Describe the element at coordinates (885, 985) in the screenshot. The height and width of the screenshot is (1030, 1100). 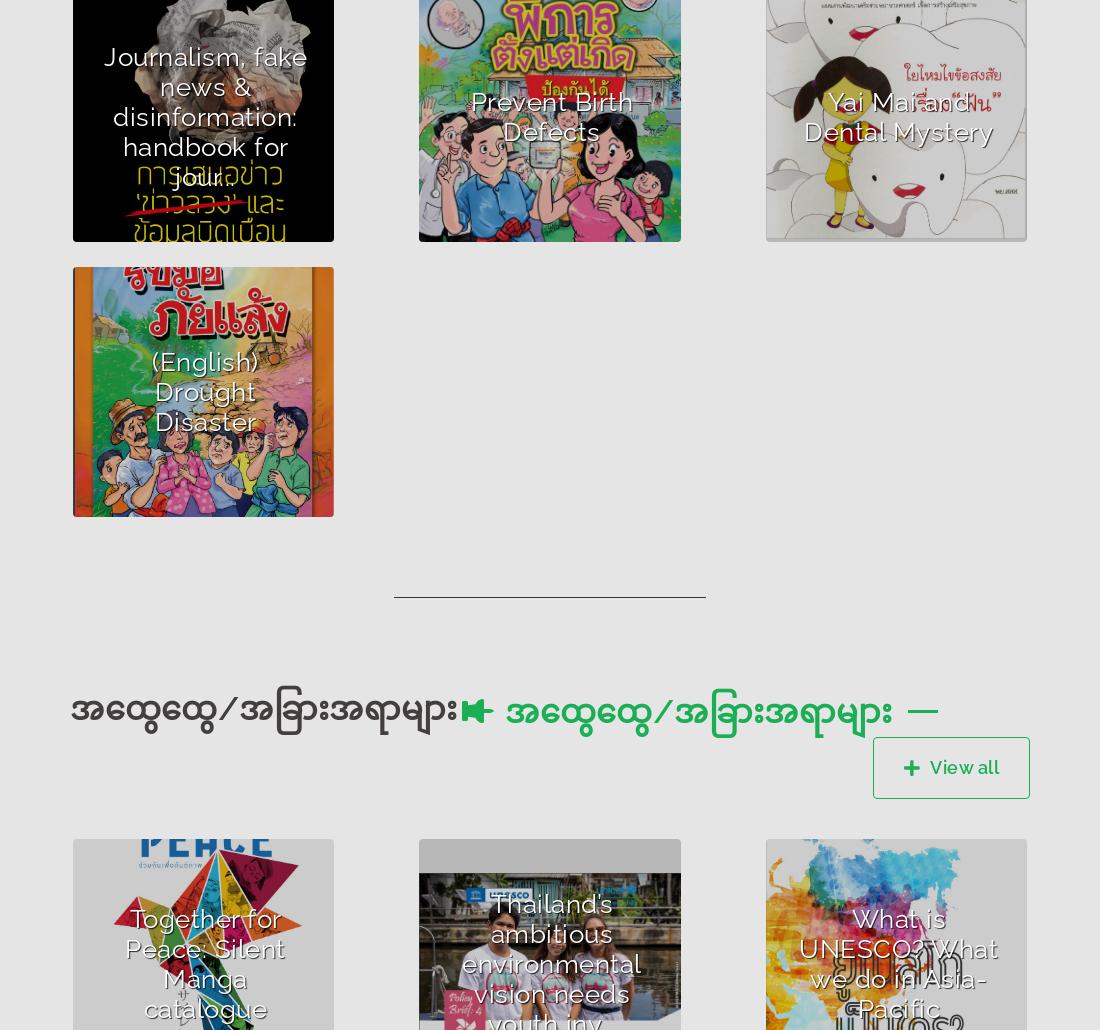
I see `'Explain about UNESCO.'` at that location.